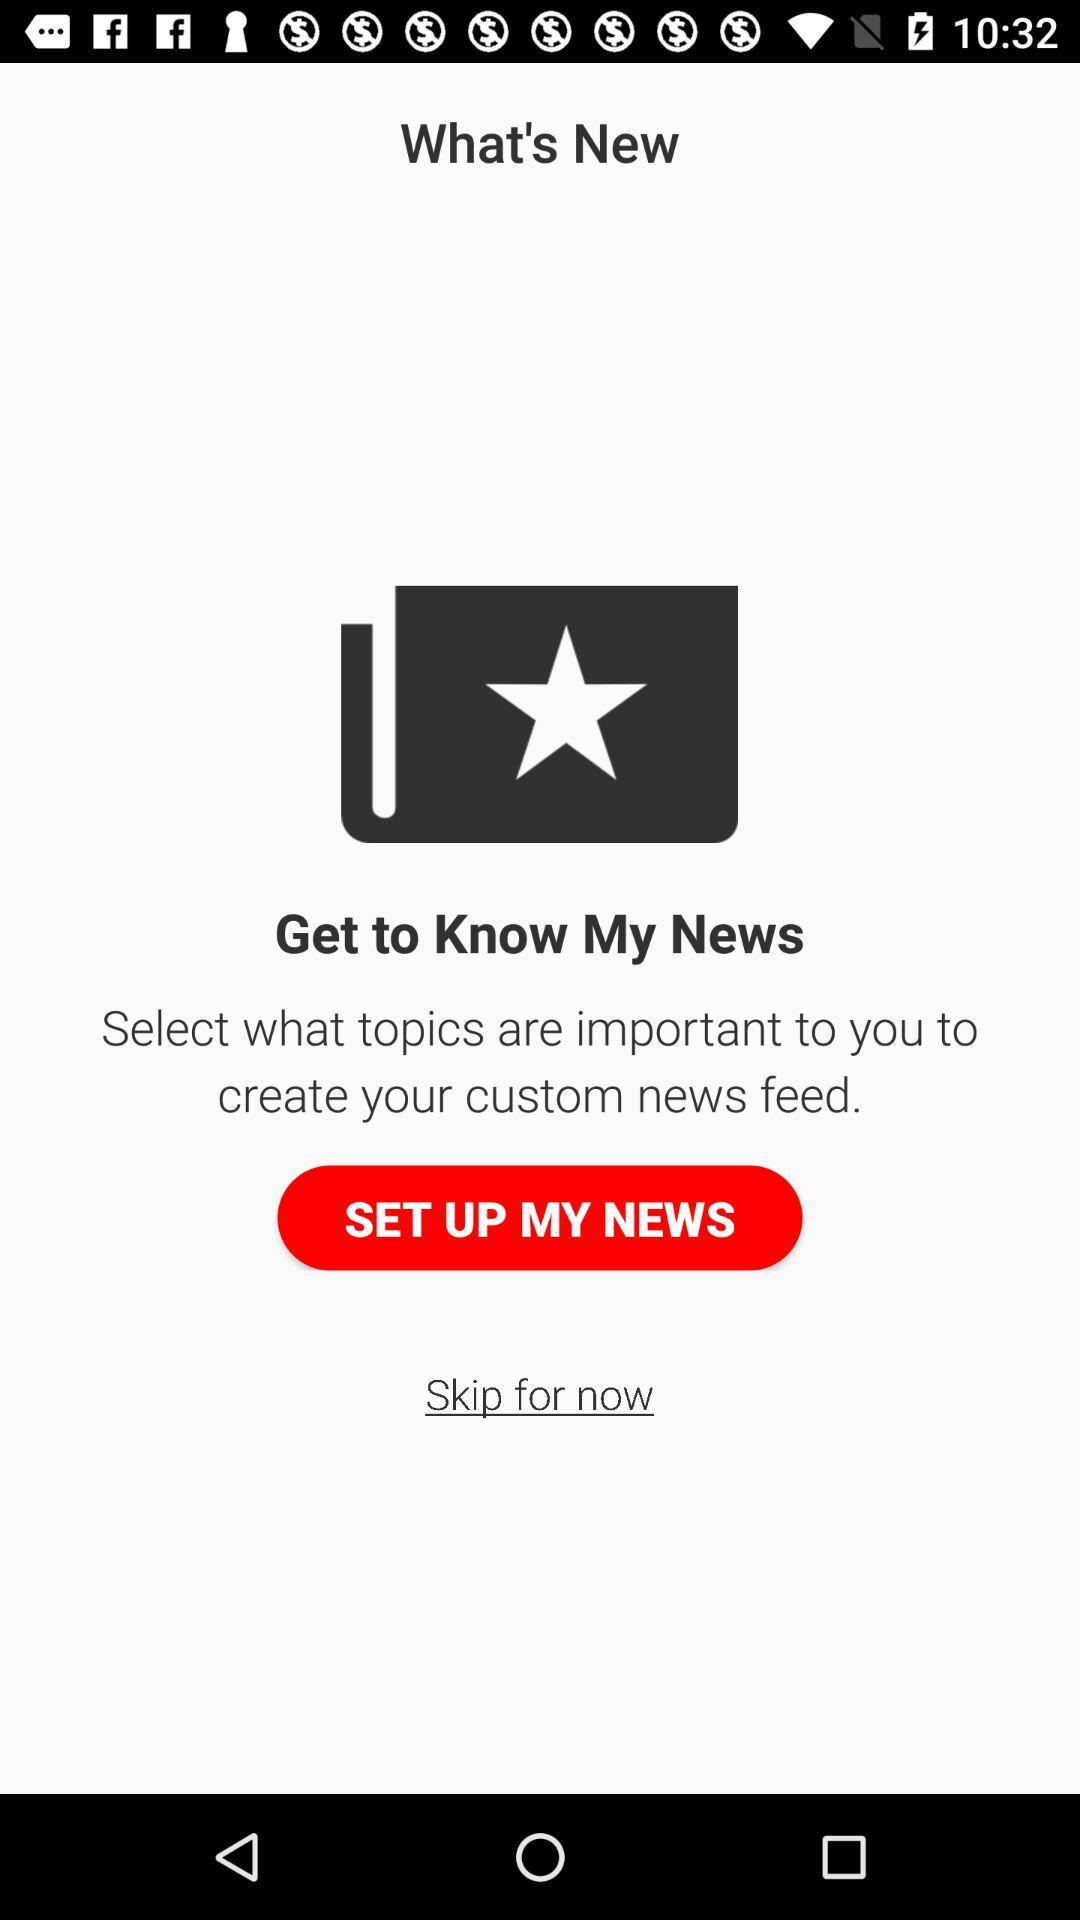  Describe the element at coordinates (538, 1392) in the screenshot. I see `skip for now item` at that location.